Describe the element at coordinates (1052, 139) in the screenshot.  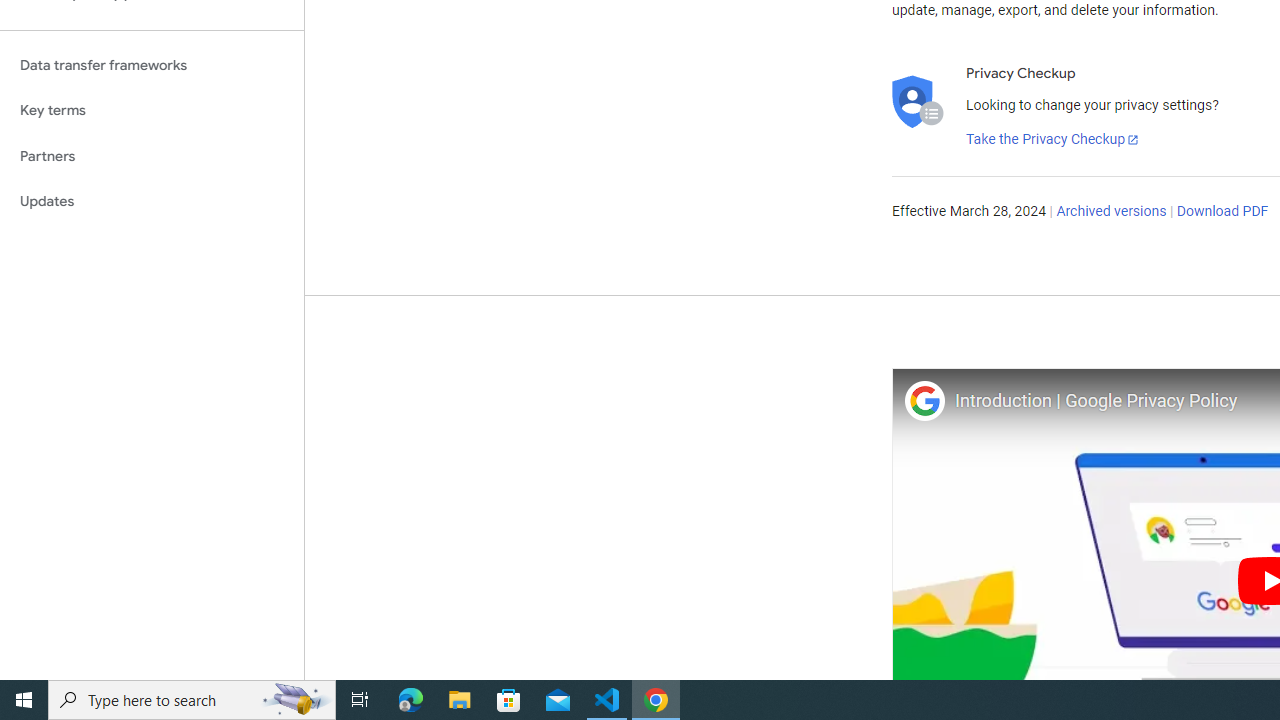
I see `'Take the Privacy Checkup'` at that location.